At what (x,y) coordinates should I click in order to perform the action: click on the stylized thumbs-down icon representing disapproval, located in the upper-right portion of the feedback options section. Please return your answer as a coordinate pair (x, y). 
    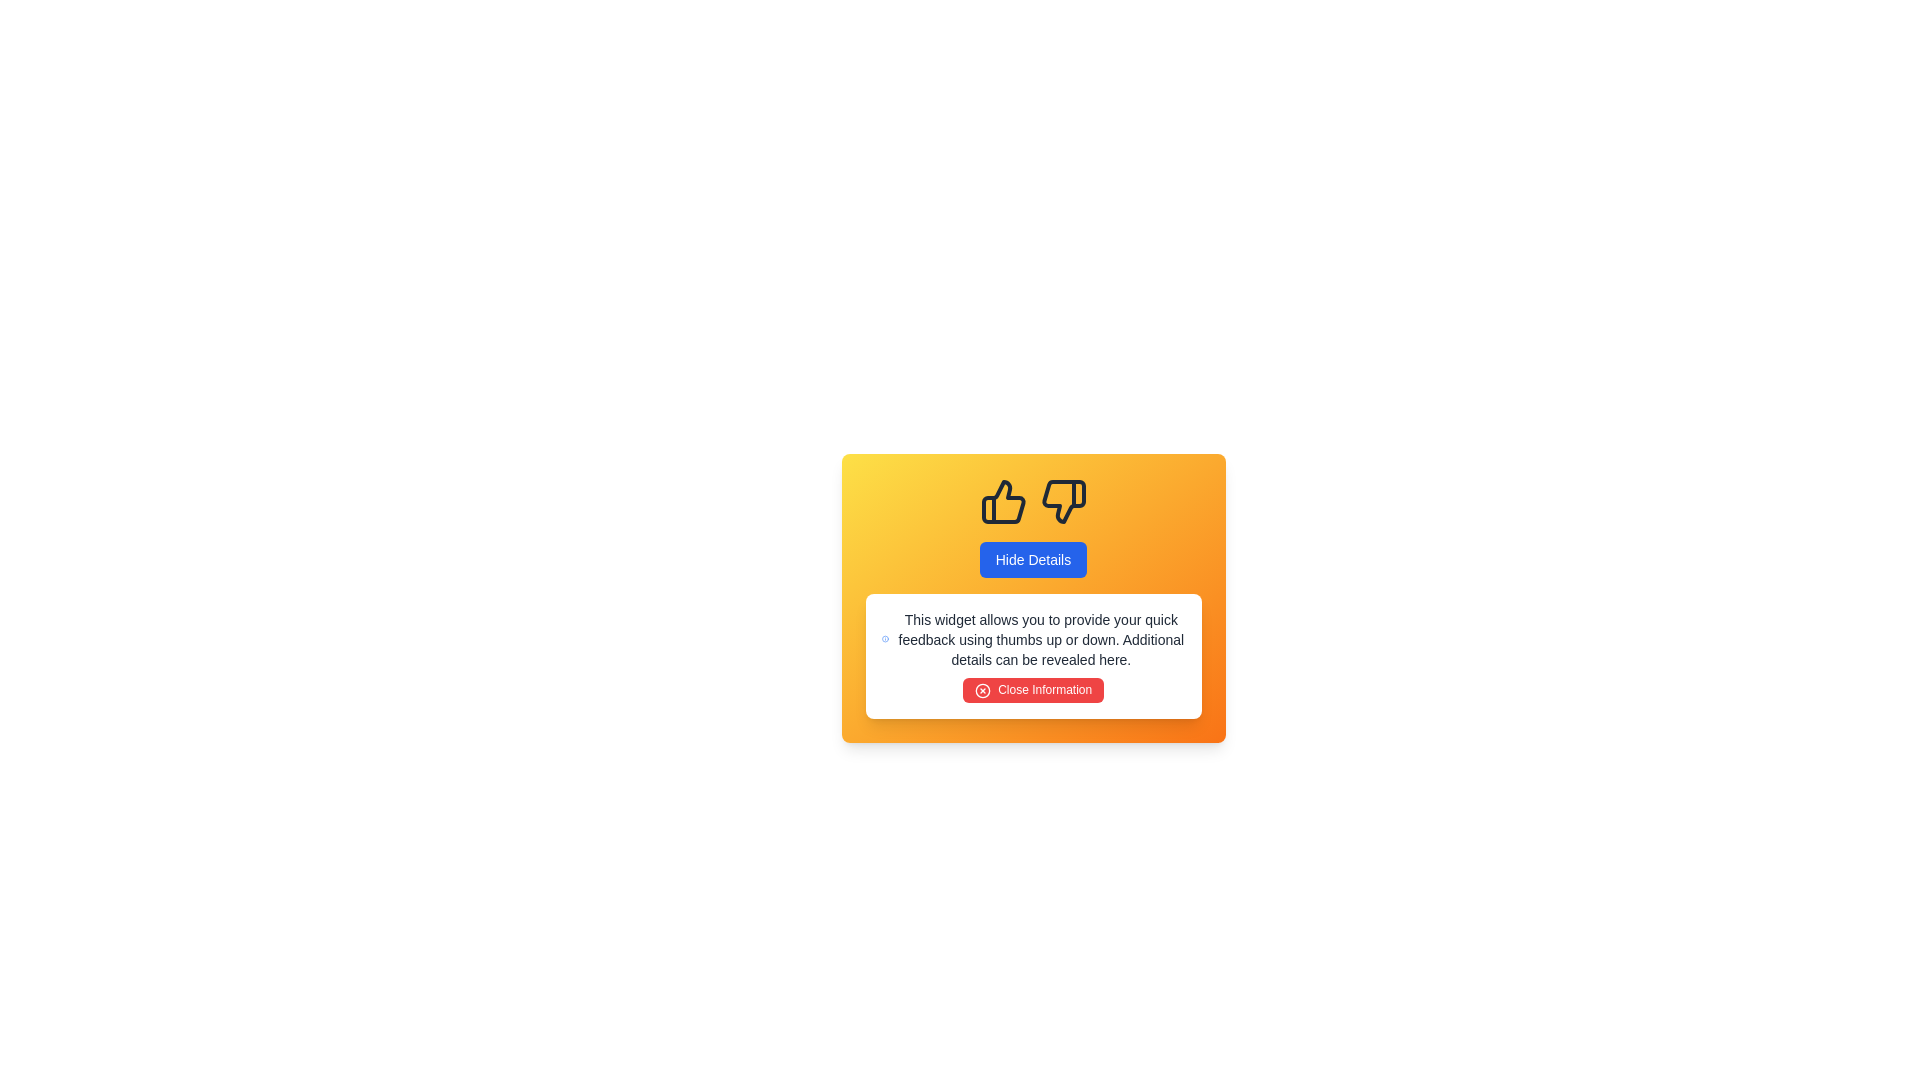
    Looking at the image, I should click on (1062, 500).